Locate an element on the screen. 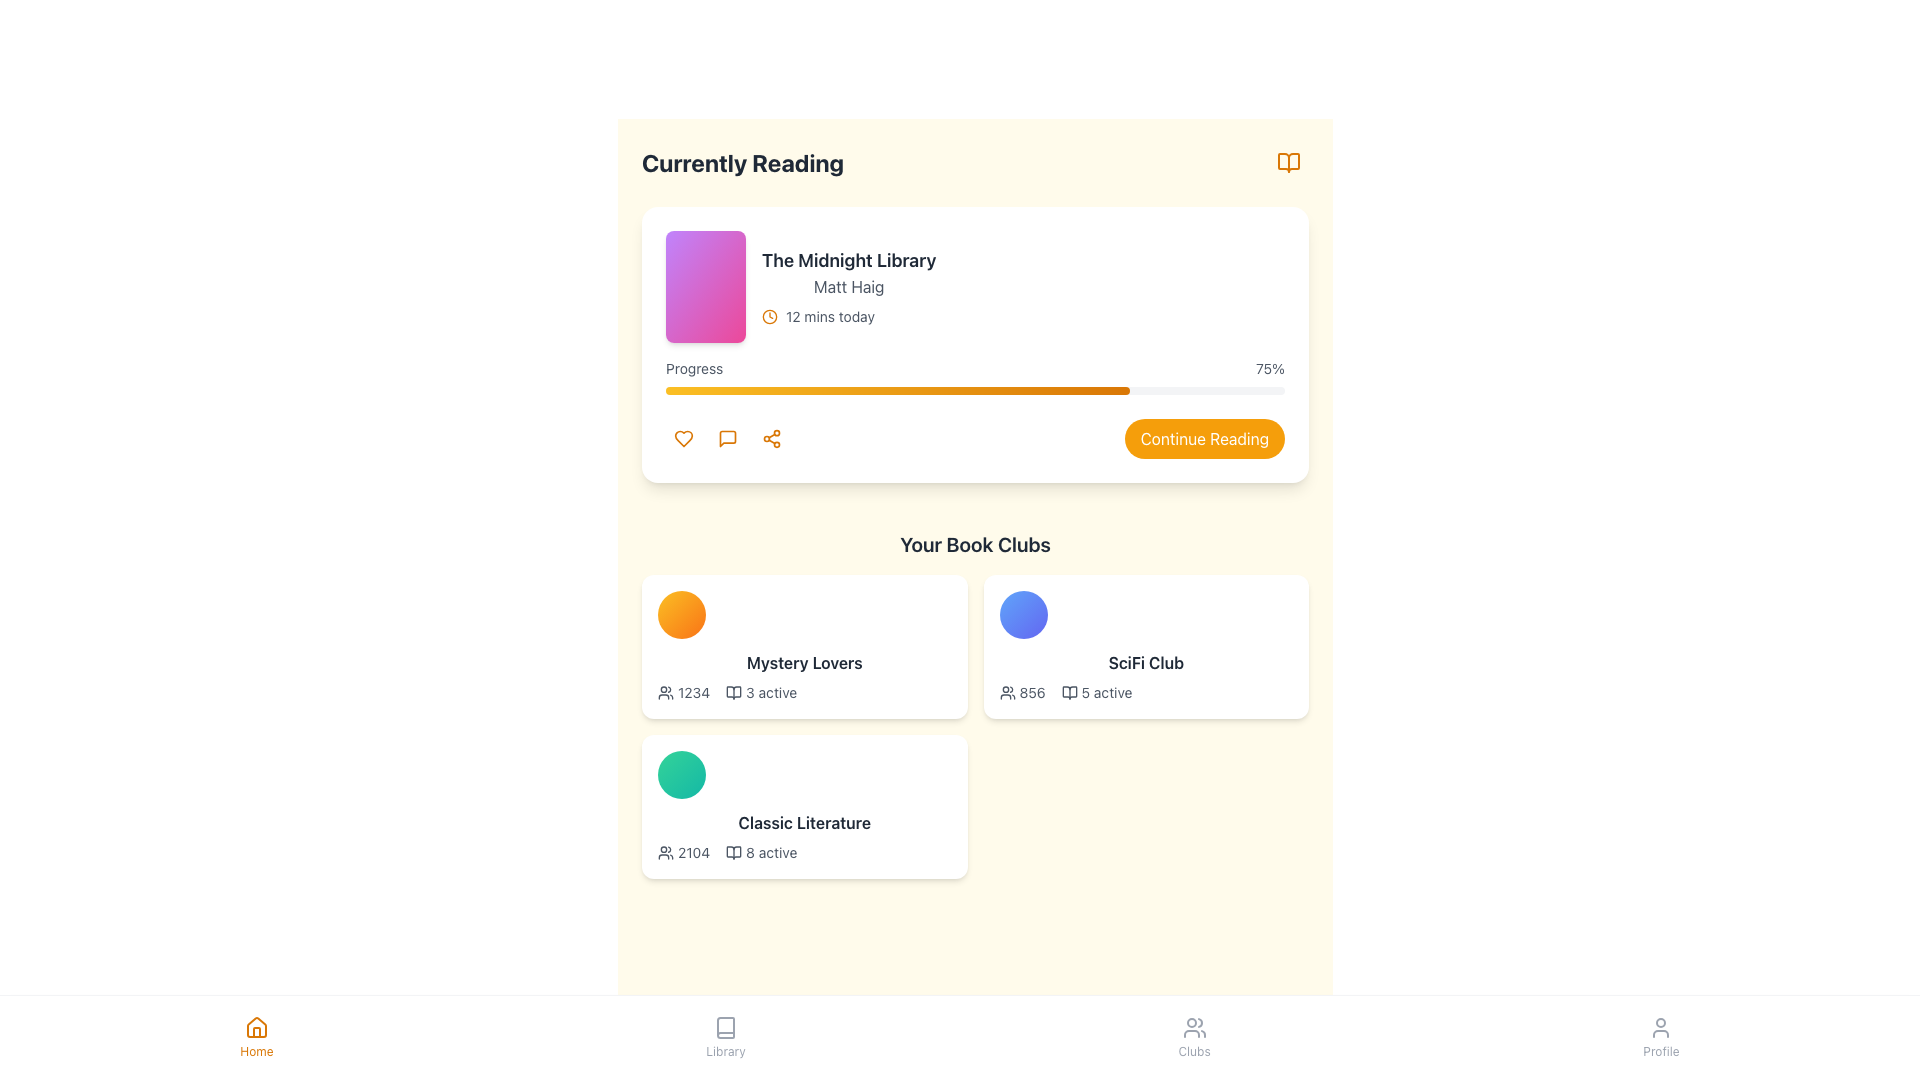 Image resolution: width=1920 pixels, height=1080 pixels. the 'Currently Reading' text header element, which is styled in bold with dark gray text on a light background and is located at the top-left corner of its section is located at coordinates (742, 161).